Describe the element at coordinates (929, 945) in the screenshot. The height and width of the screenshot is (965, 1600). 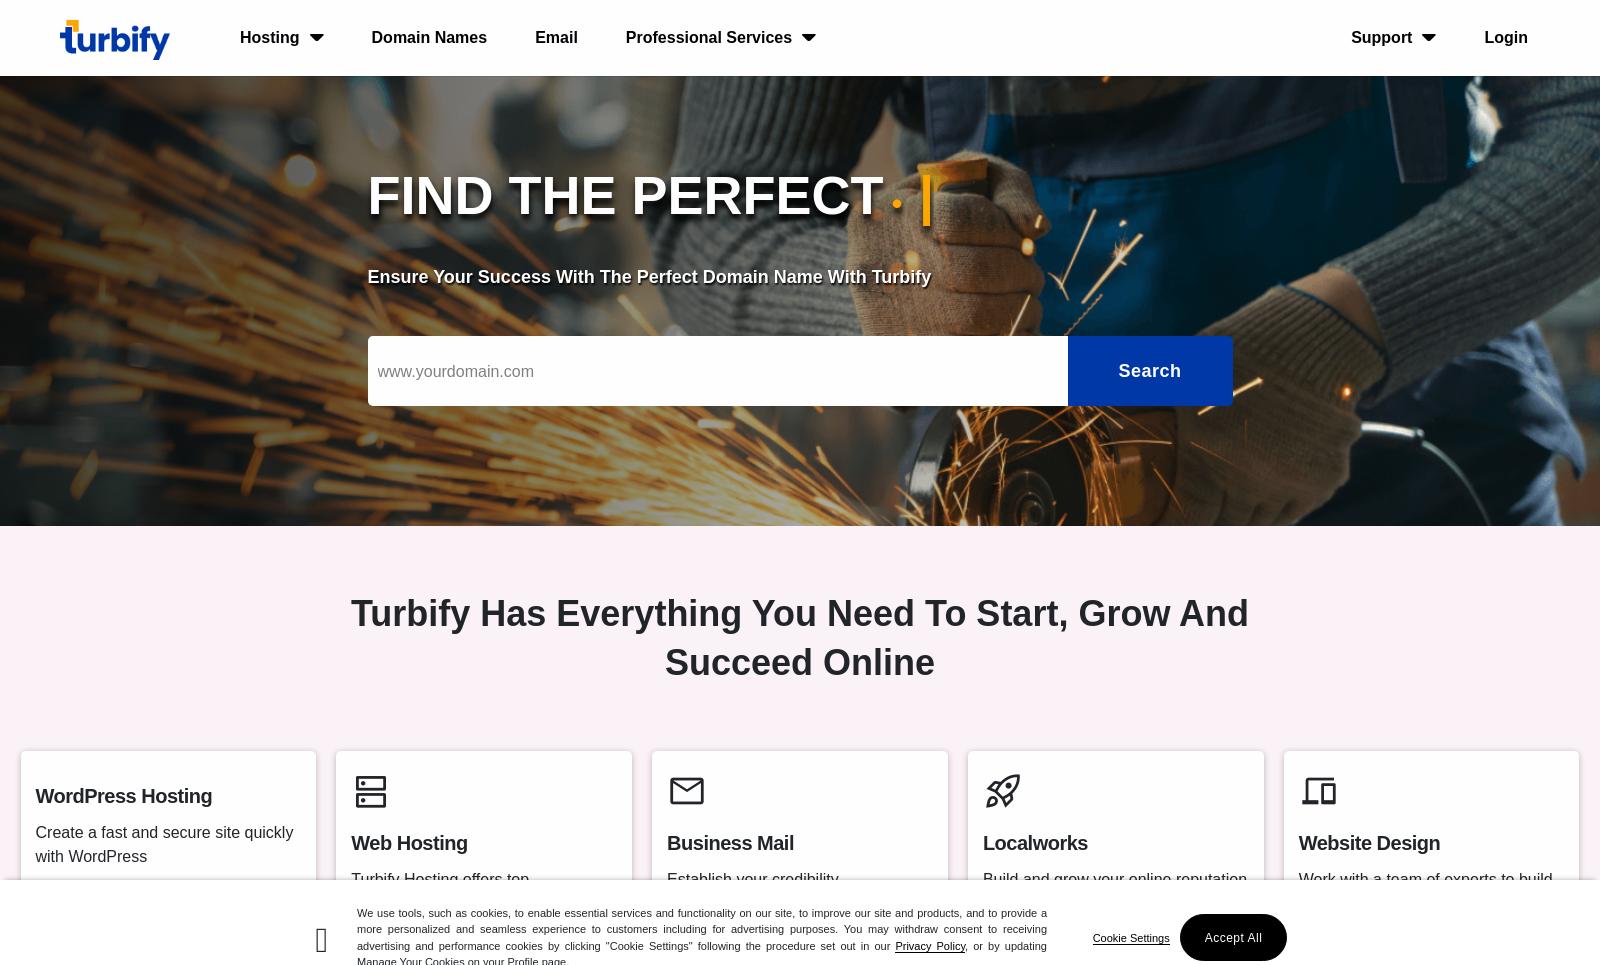
I see `'Privacy Policy'` at that location.